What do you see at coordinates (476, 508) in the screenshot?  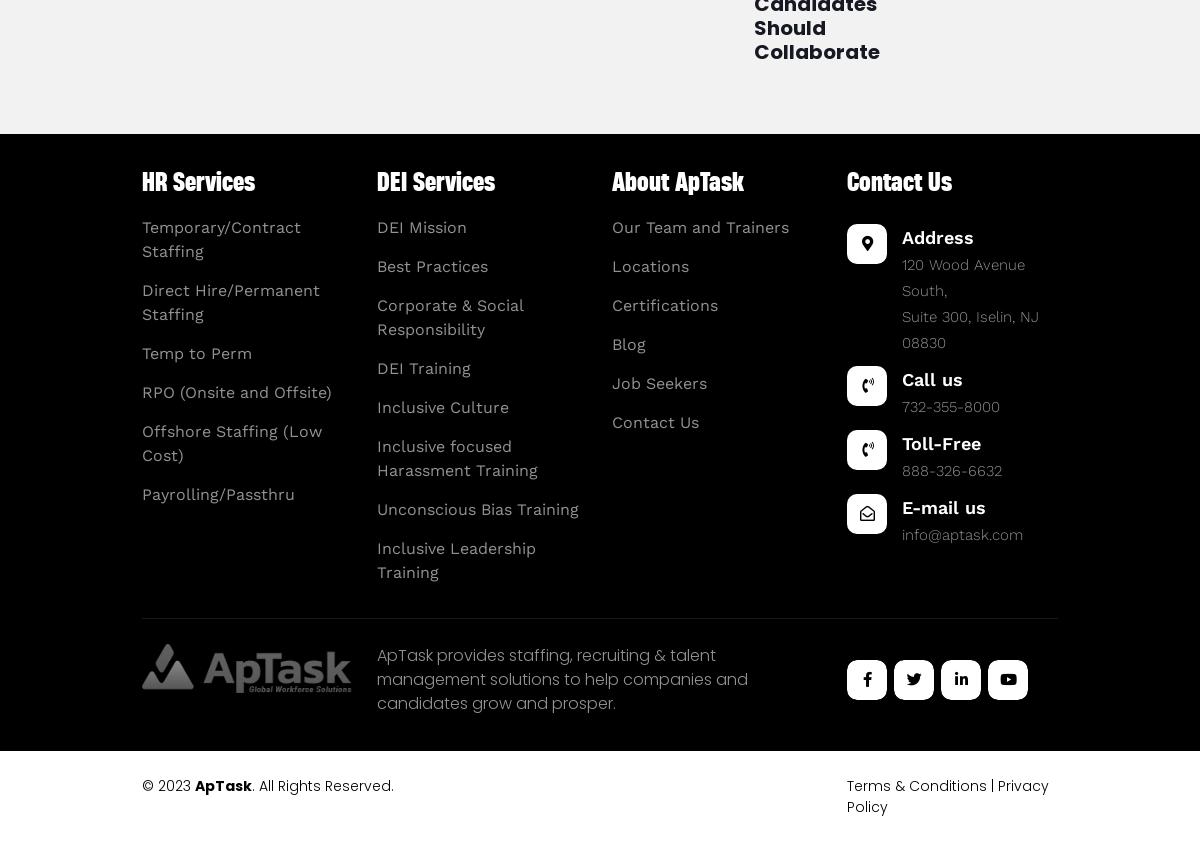 I see `'Unconscious Bias Training'` at bounding box center [476, 508].